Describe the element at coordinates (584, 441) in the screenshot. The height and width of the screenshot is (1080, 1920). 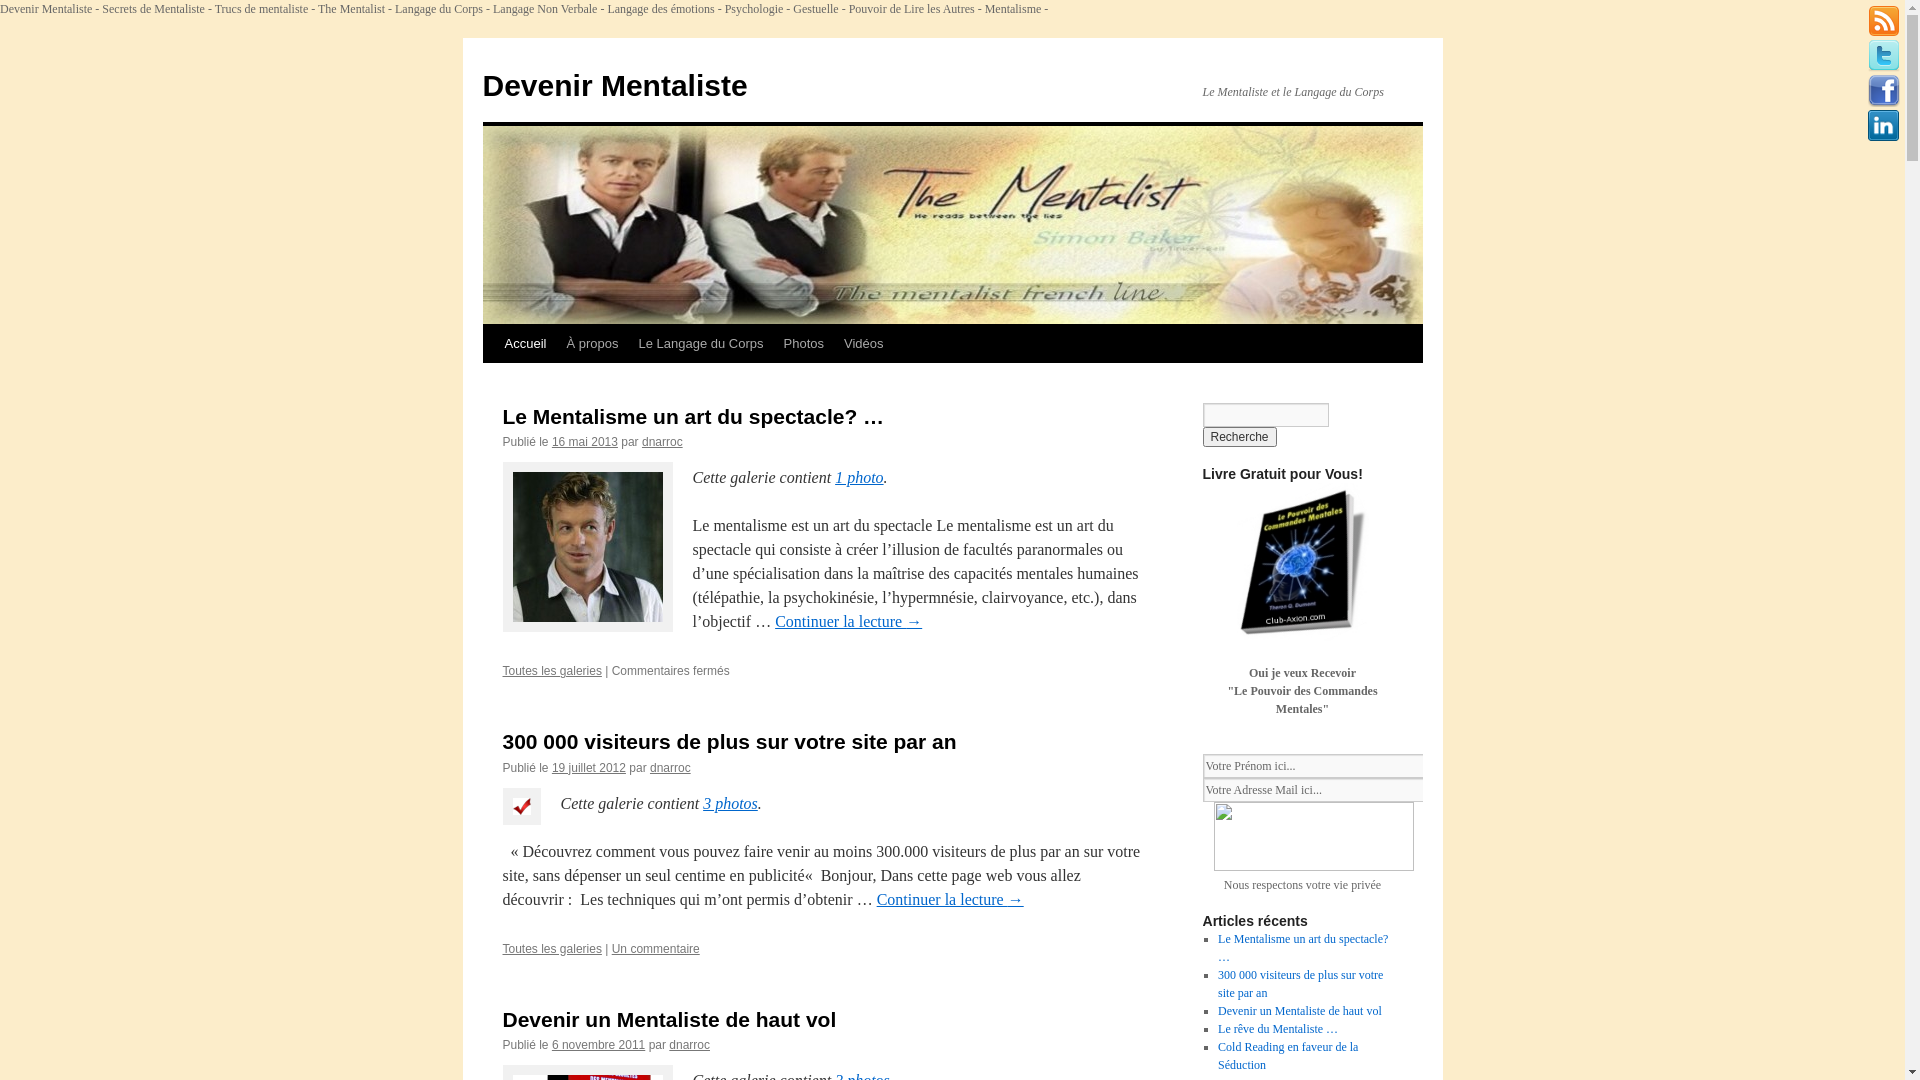
I see `'16 mai 2013'` at that location.